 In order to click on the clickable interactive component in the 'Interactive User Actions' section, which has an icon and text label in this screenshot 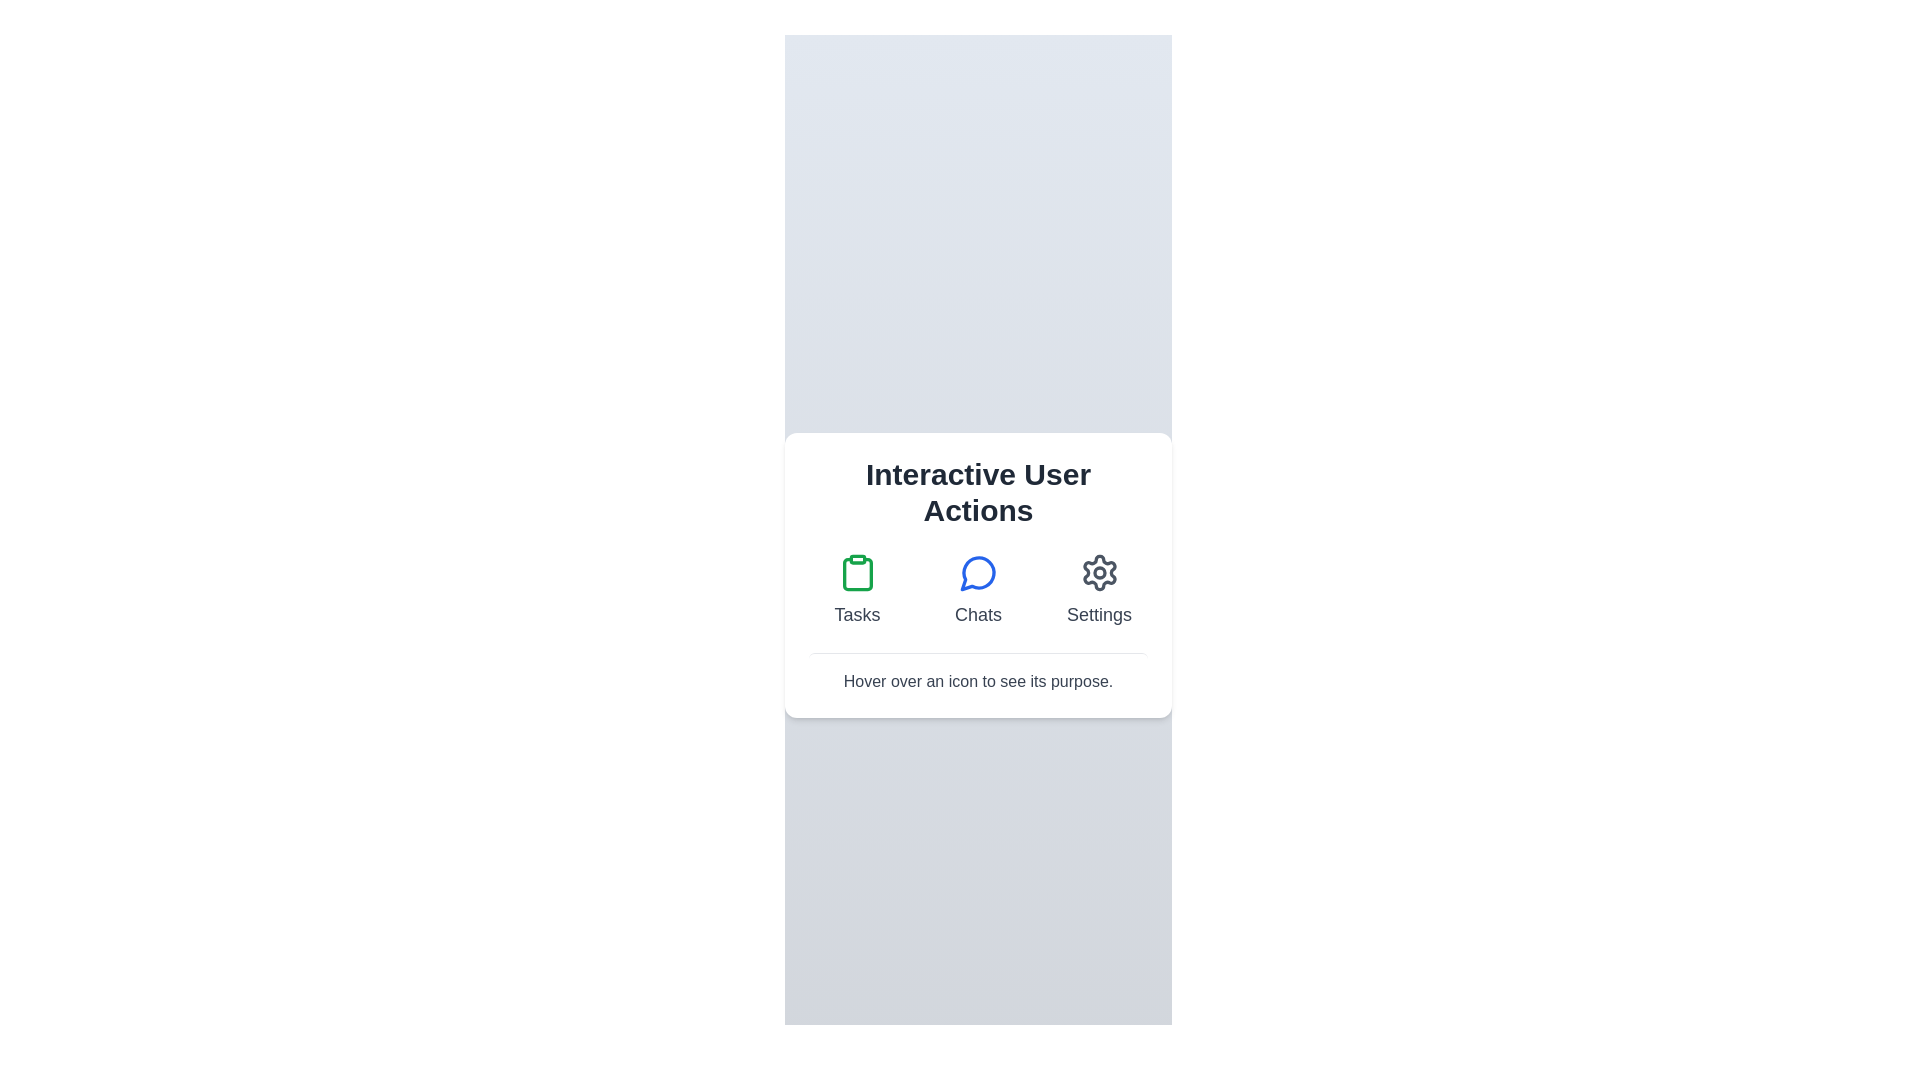, I will do `click(978, 589)`.